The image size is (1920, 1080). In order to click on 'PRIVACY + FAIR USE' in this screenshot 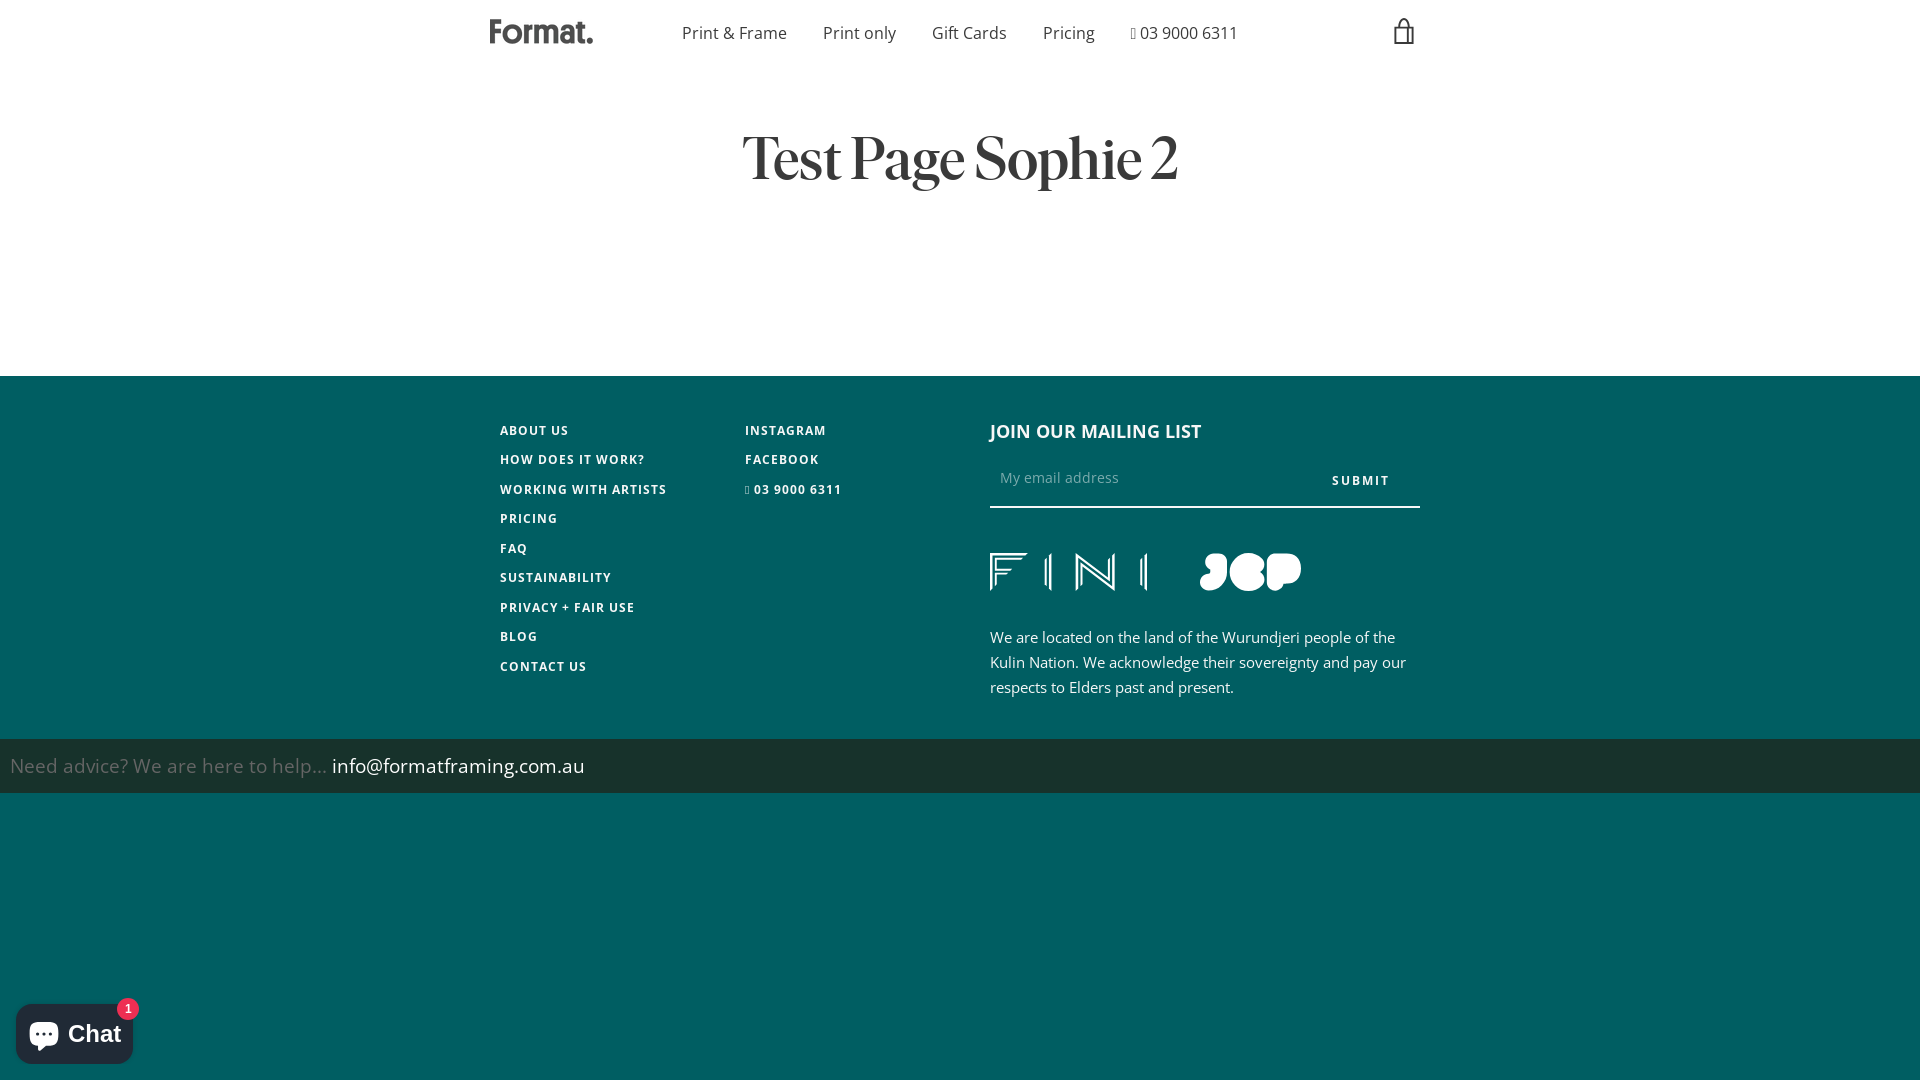, I will do `click(566, 605)`.